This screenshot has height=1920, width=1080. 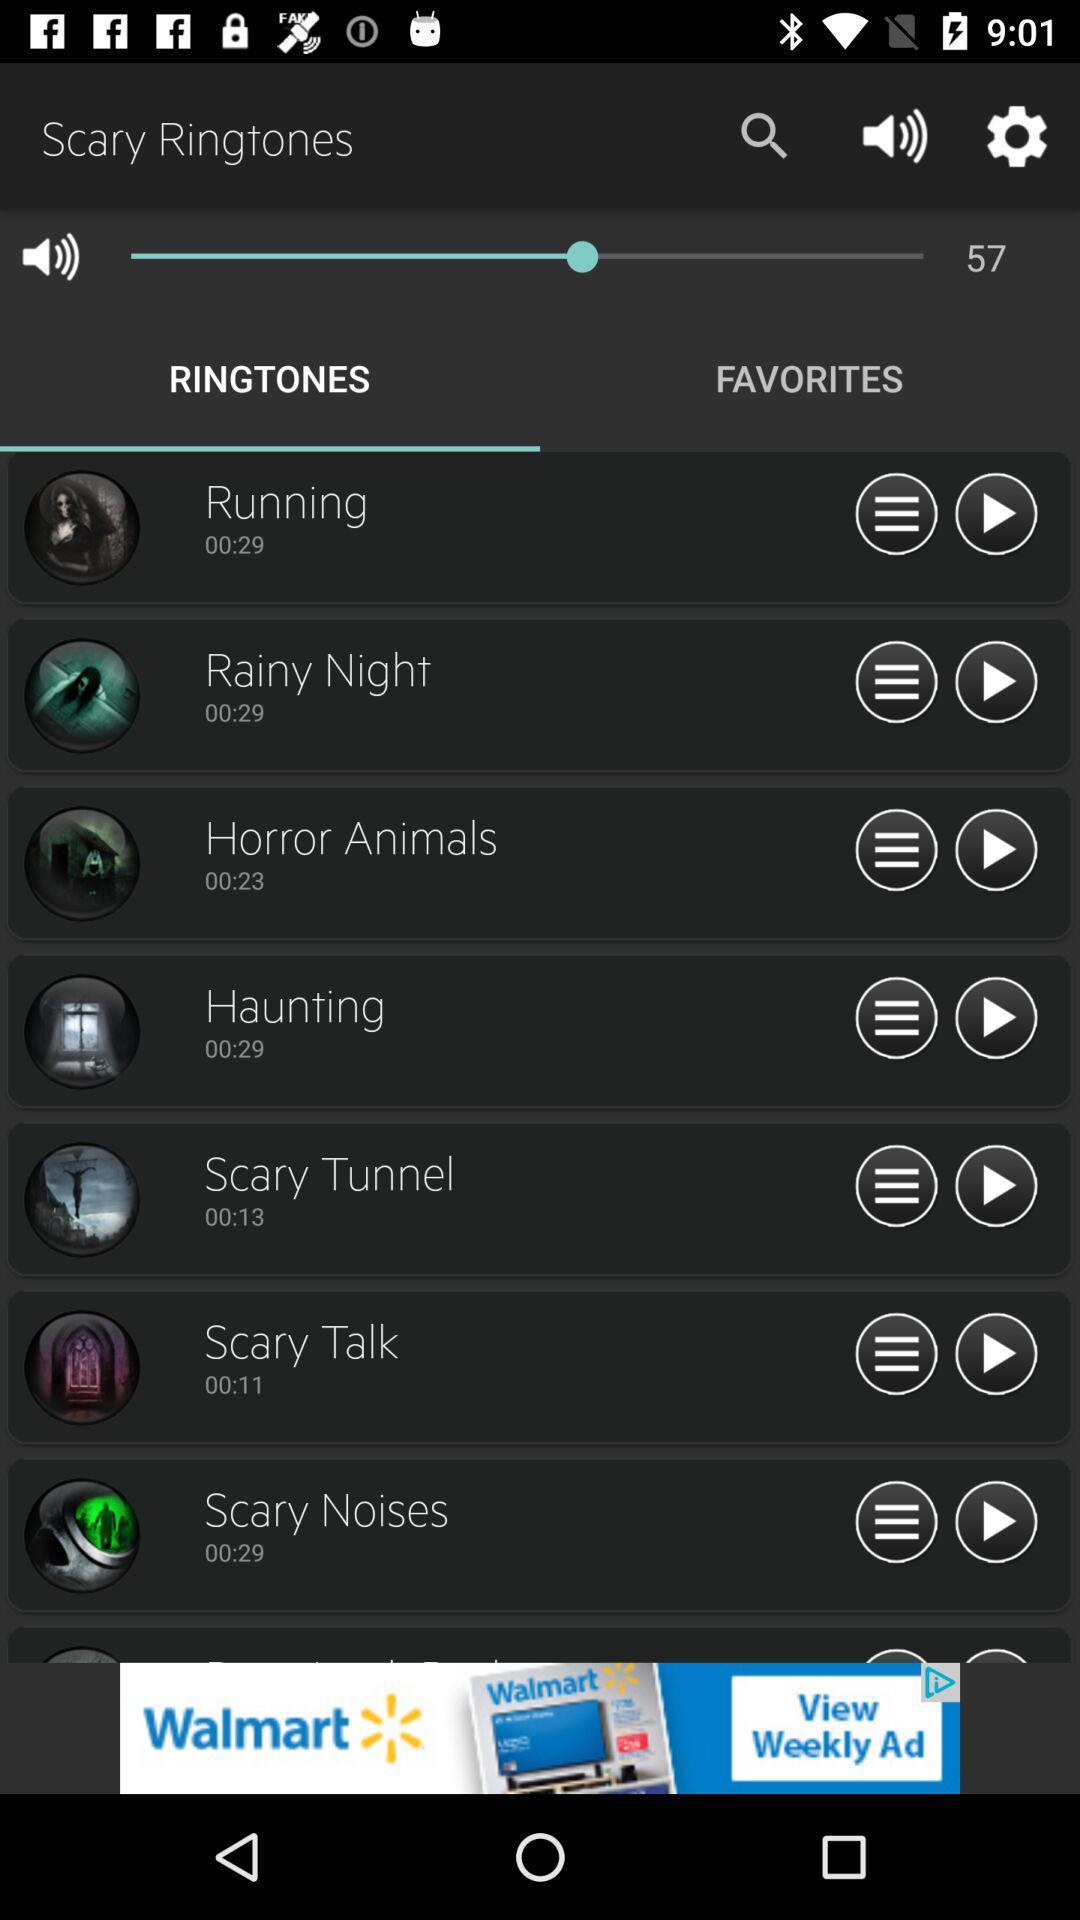 I want to click on open an advertised app, so click(x=540, y=1727).